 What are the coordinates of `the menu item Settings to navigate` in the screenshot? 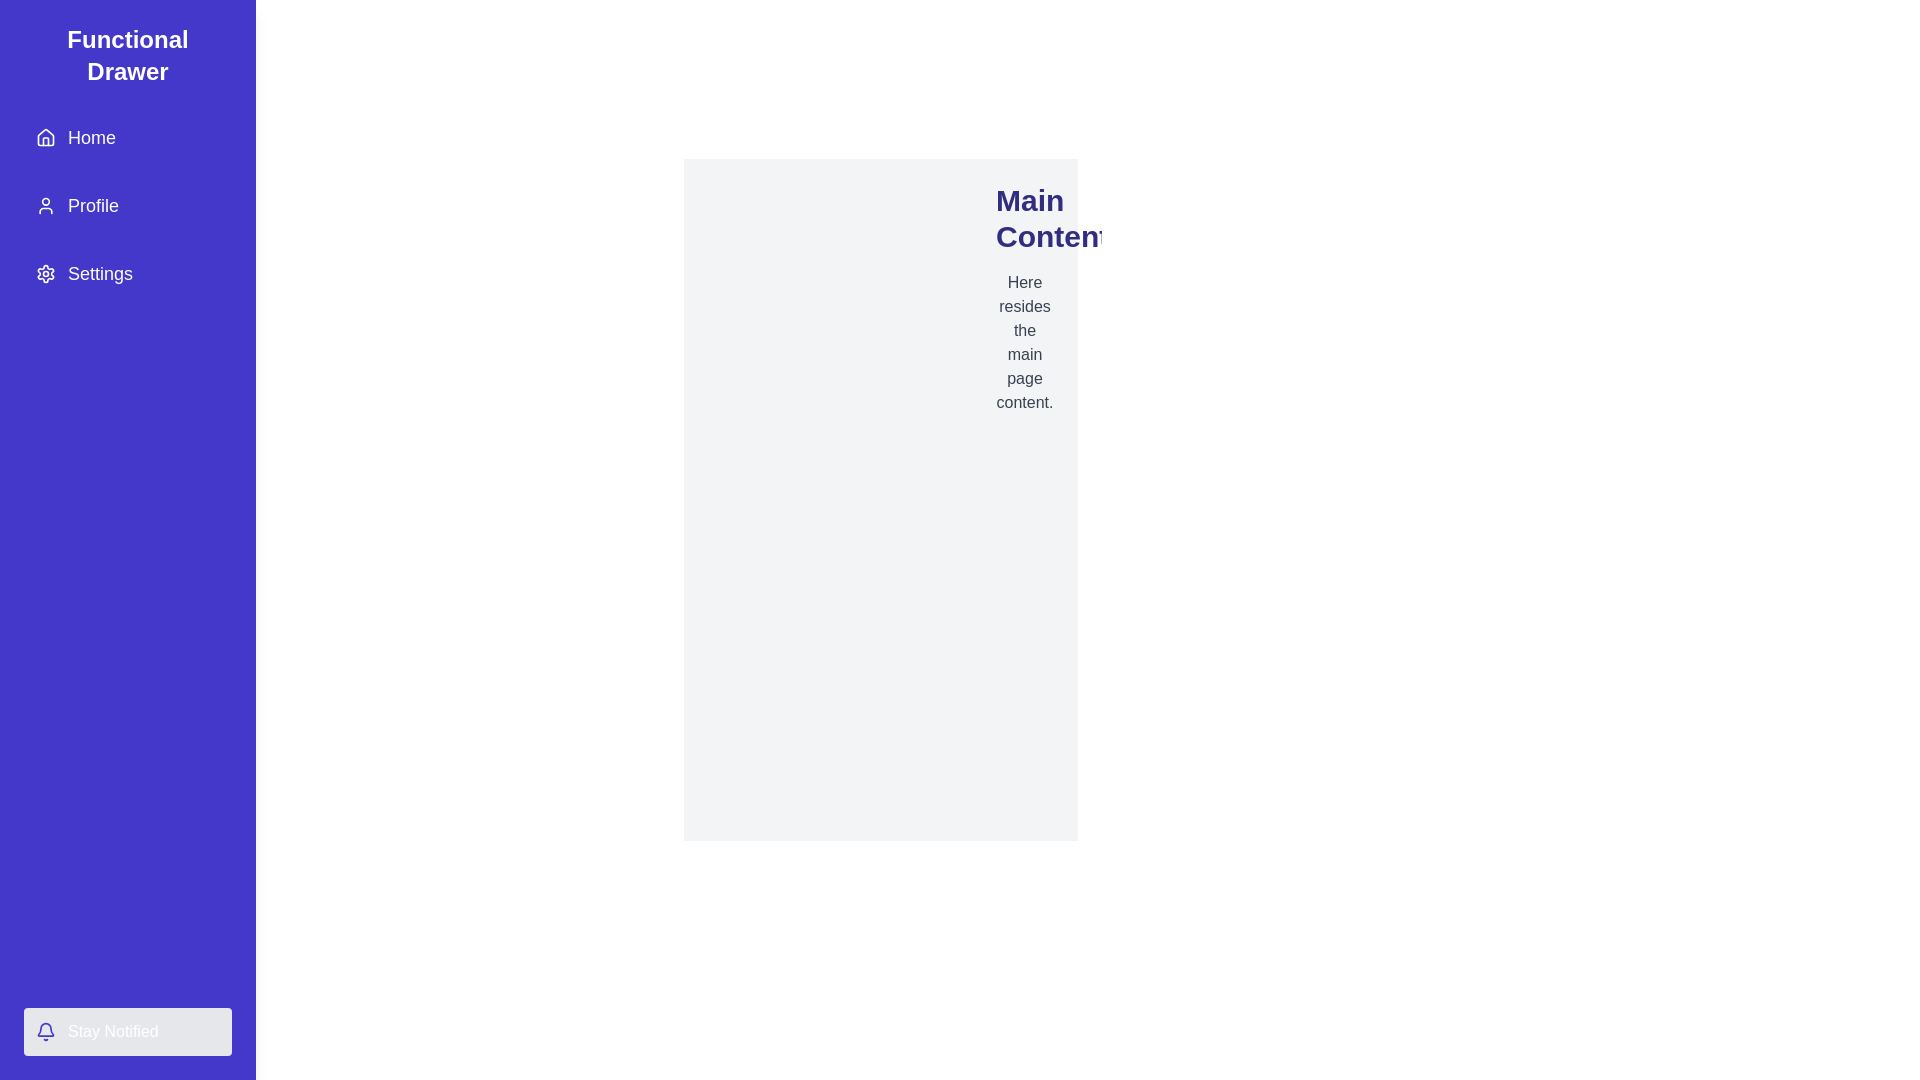 It's located at (127, 273).